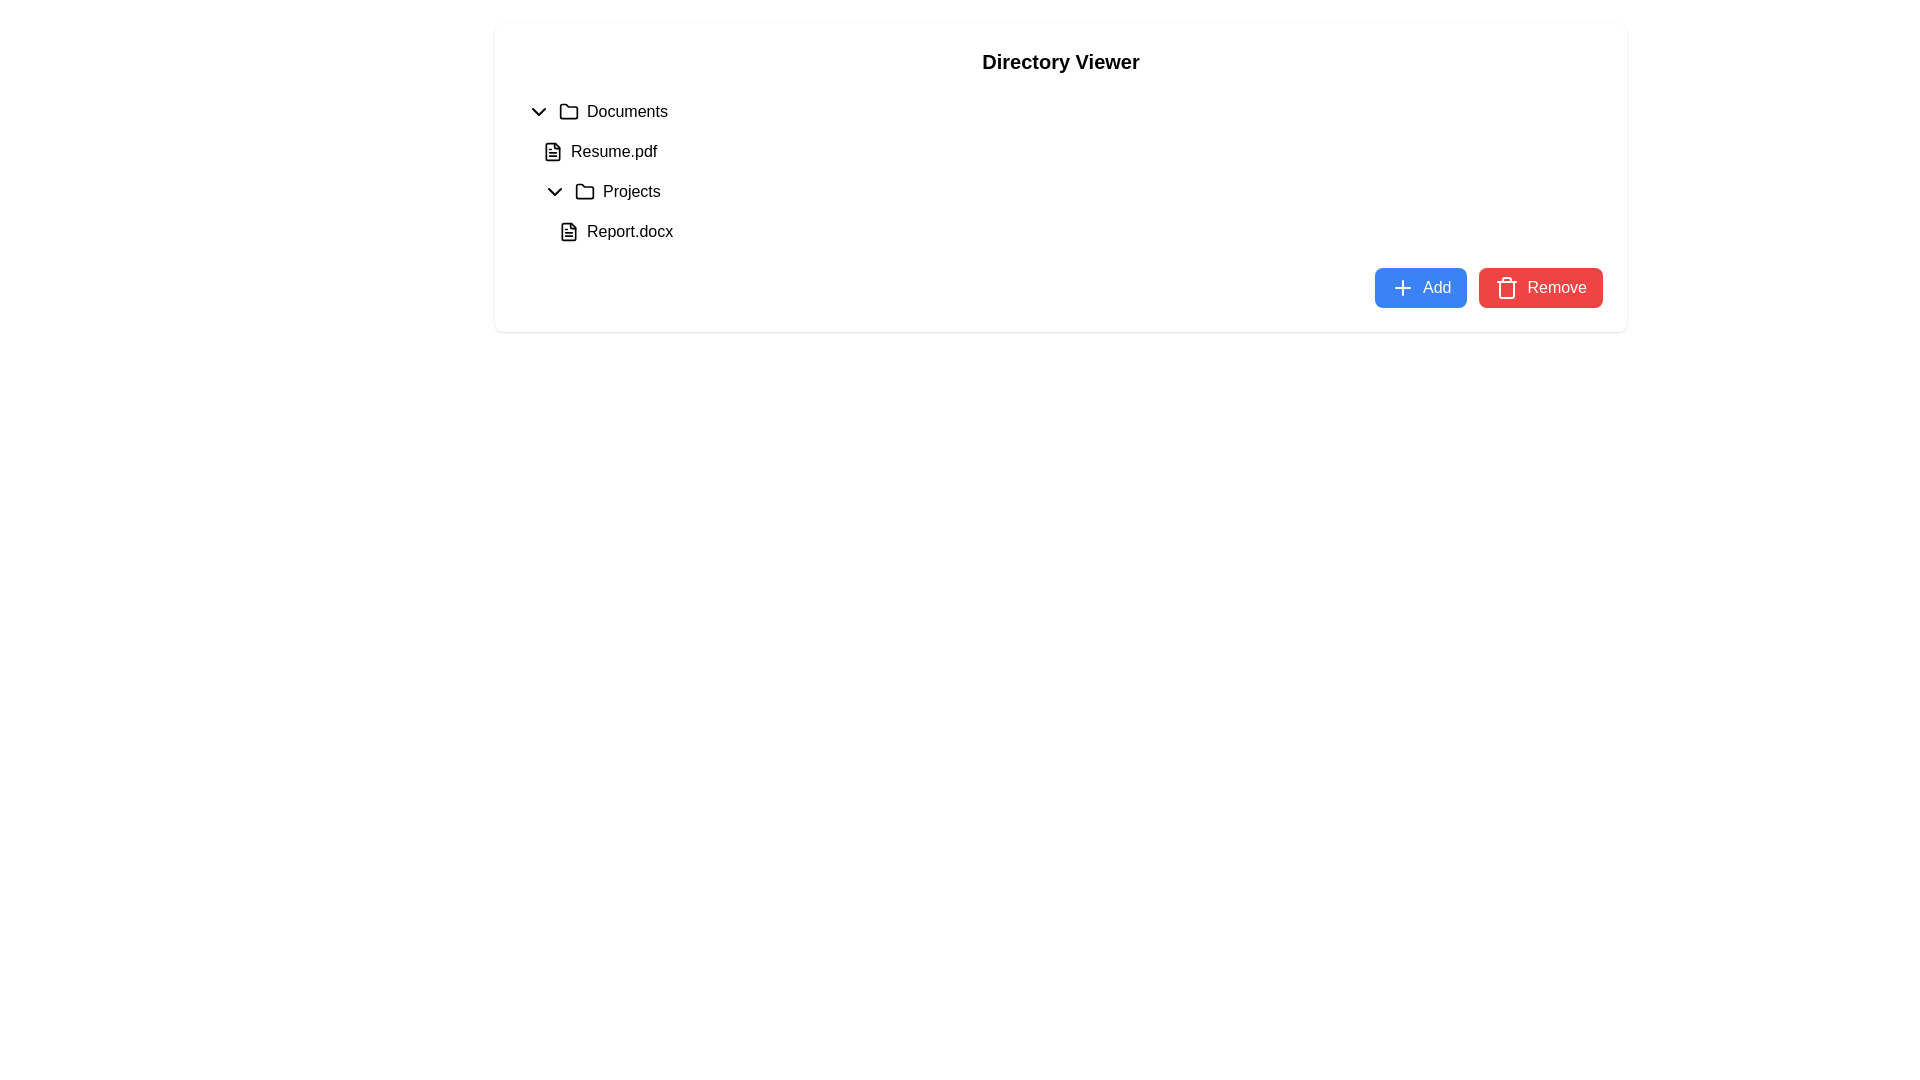 Image resolution: width=1920 pixels, height=1080 pixels. What do you see at coordinates (568, 111) in the screenshot?
I see `the folder icon, which is a simple outline style icon positioned to the left of the 'Documents' label` at bounding box center [568, 111].